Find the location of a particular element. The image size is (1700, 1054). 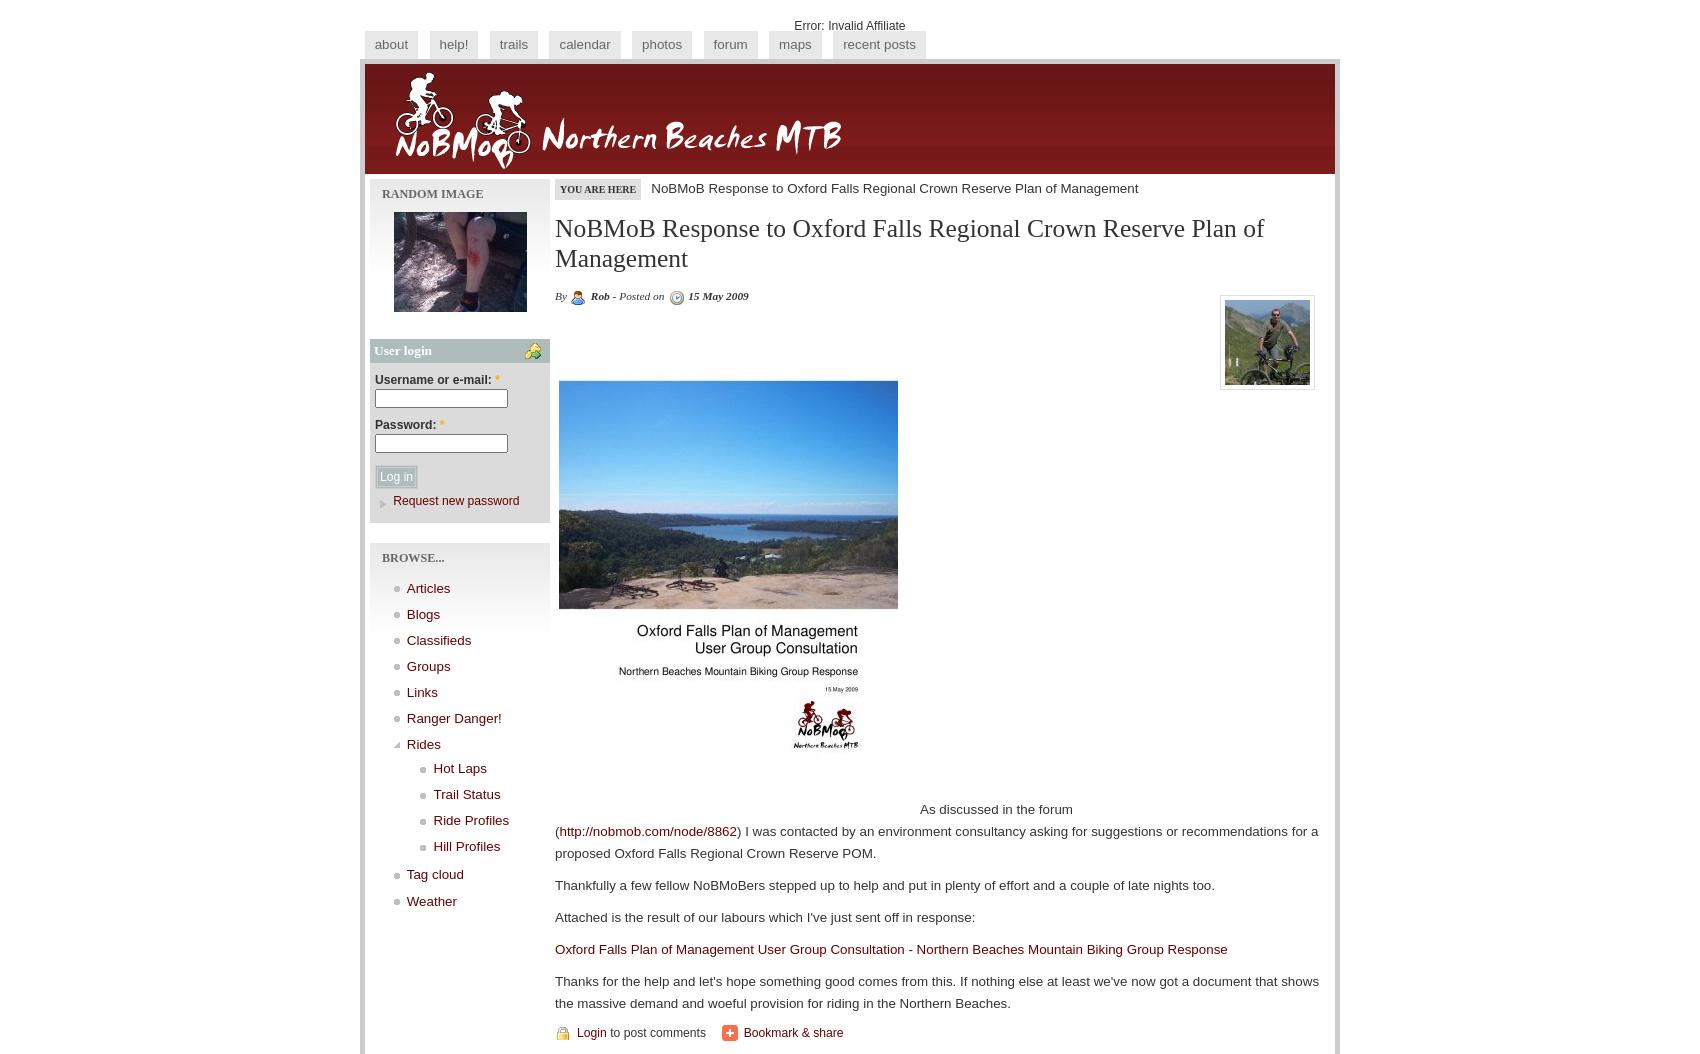

'Links' is located at coordinates (420, 691).